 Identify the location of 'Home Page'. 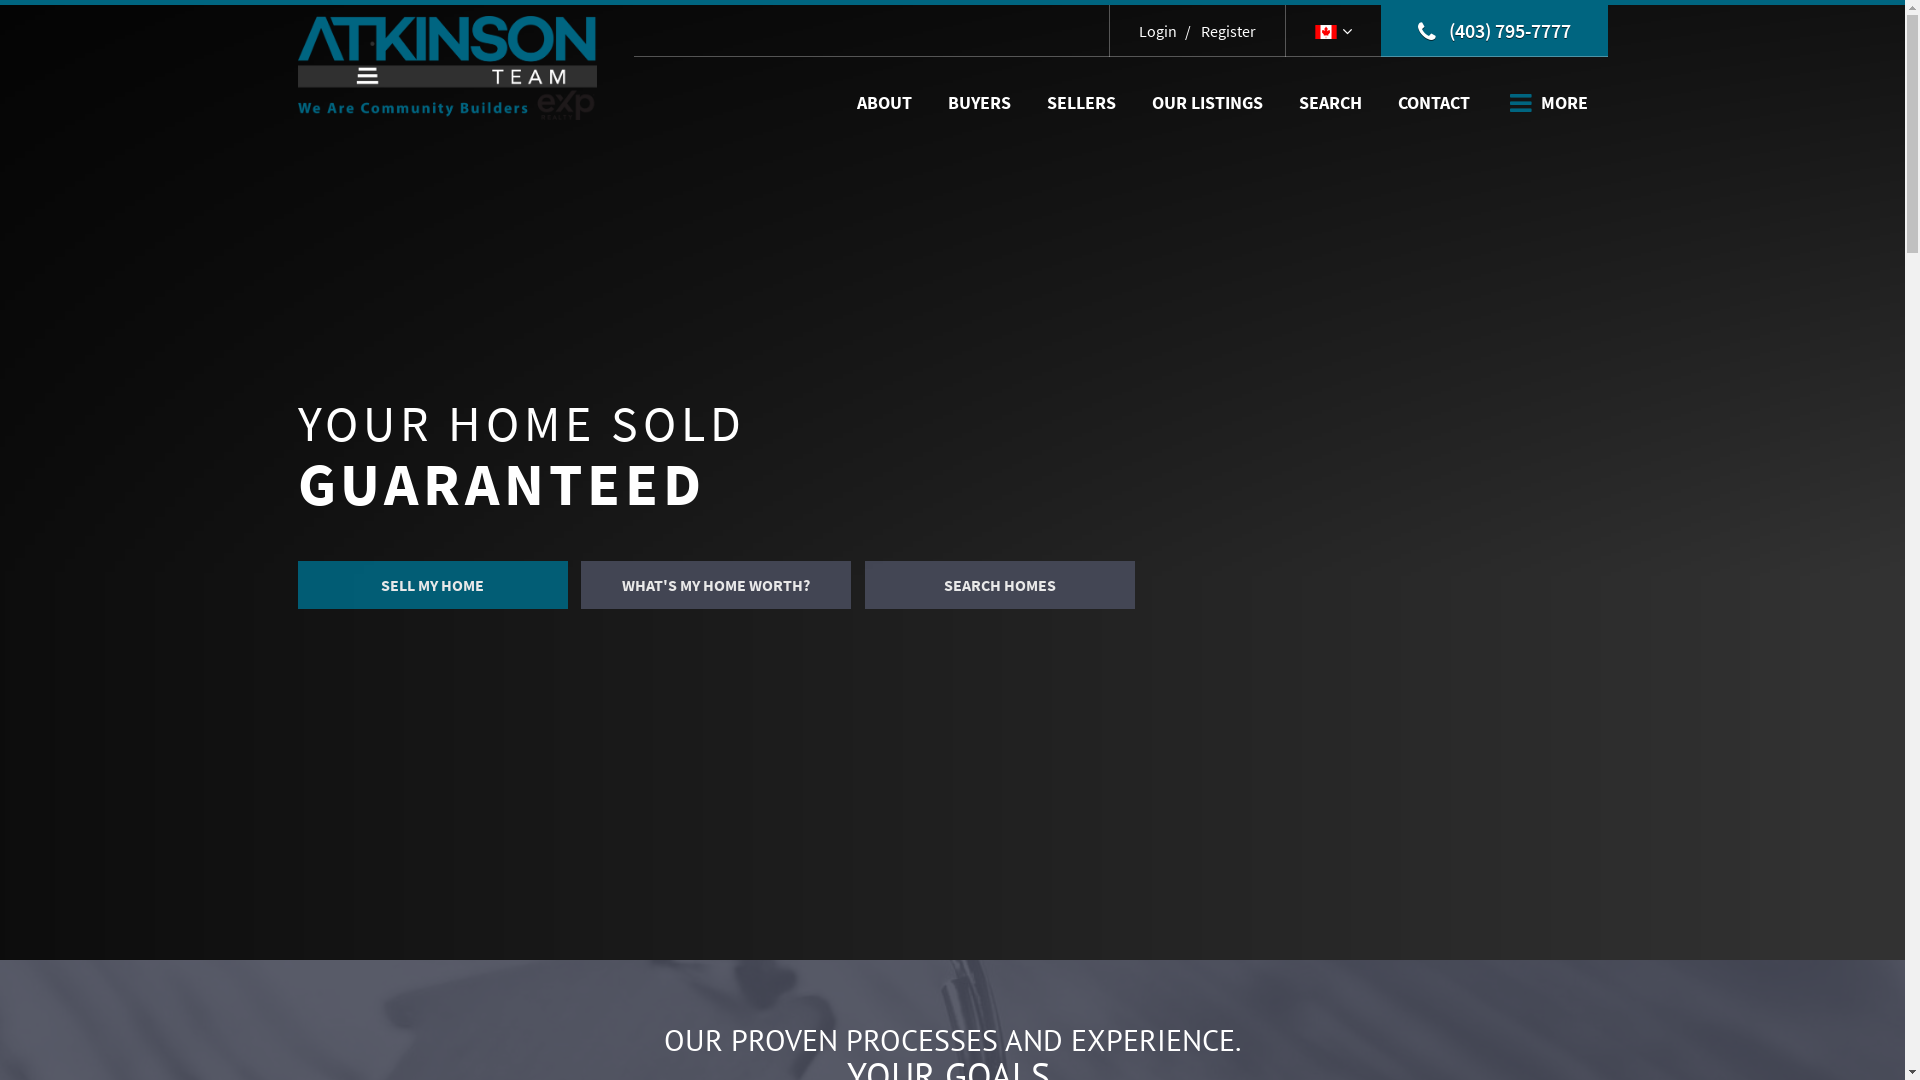
(446, 64).